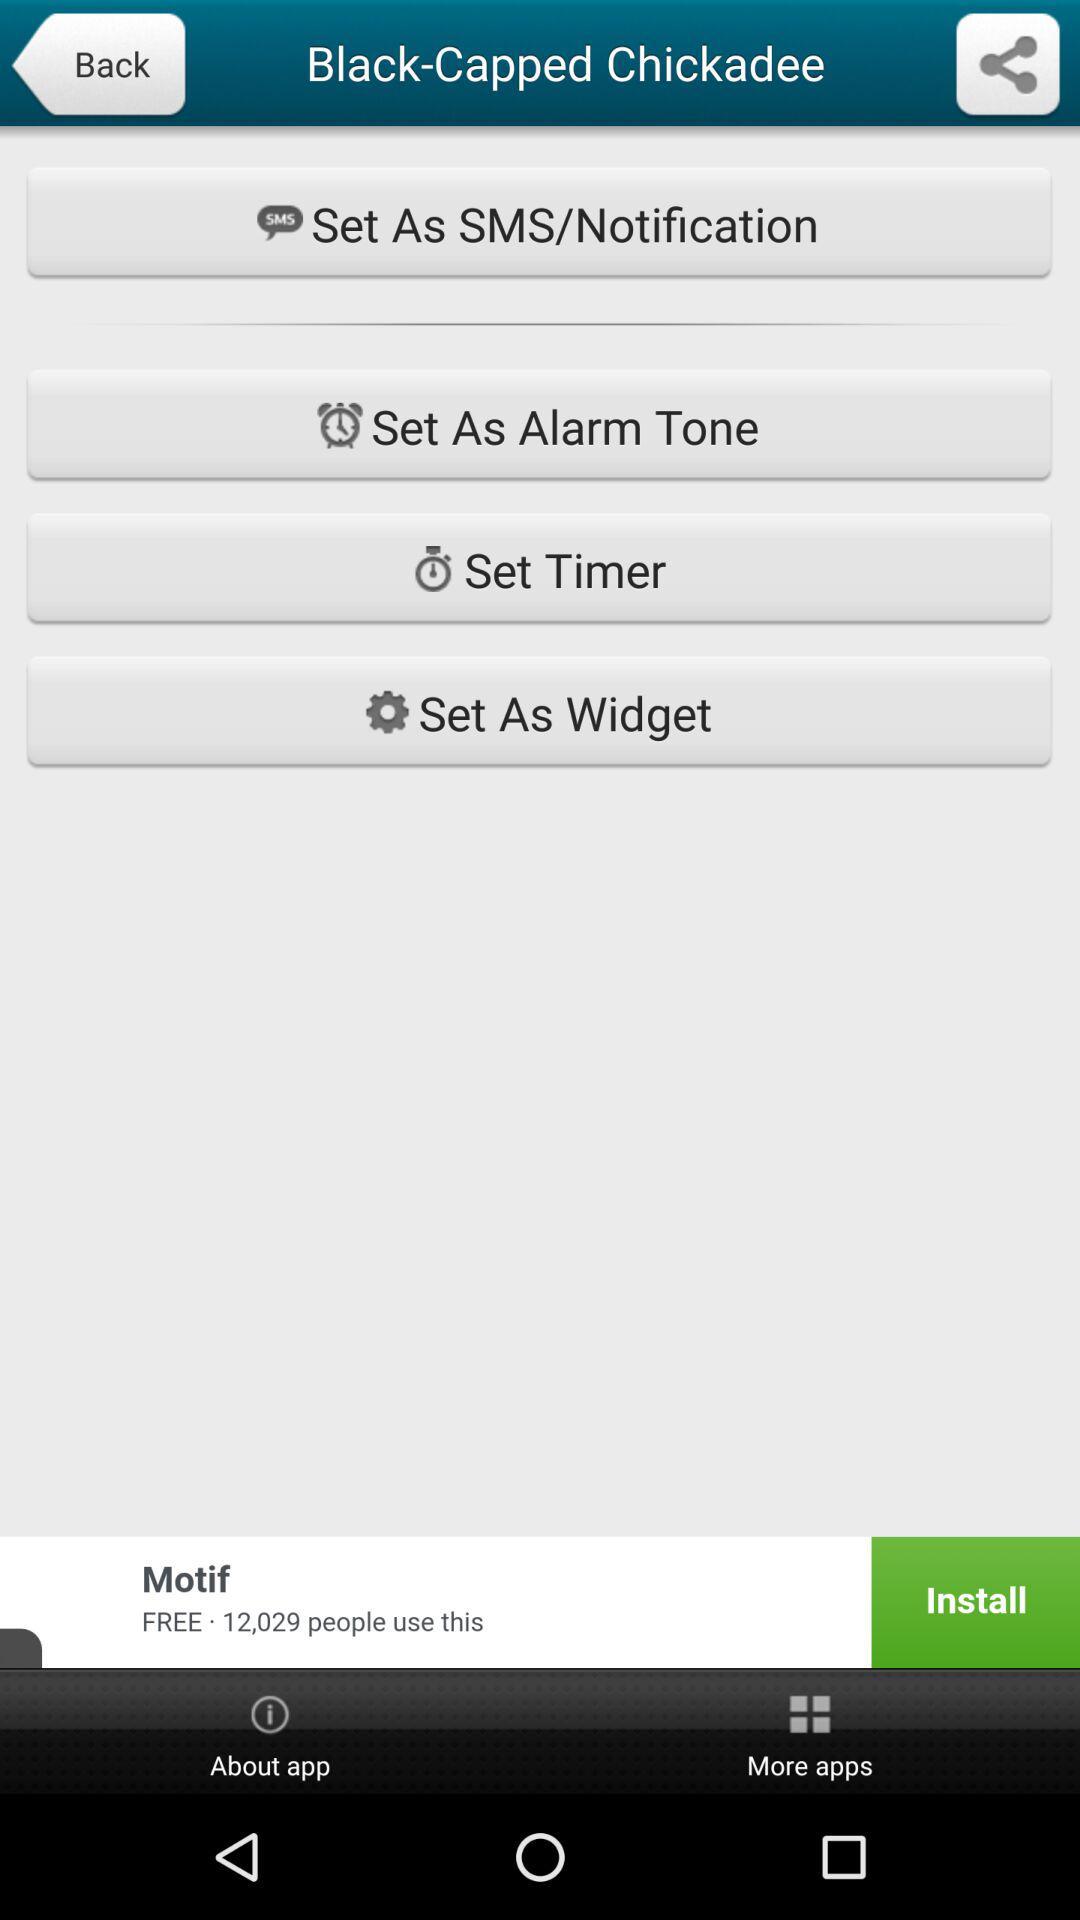 The image size is (1080, 1920). What do you see at coordinates (270, 1732) in the screenshot?
I see `icon next to more apps` at bounding box center [270, 1732].